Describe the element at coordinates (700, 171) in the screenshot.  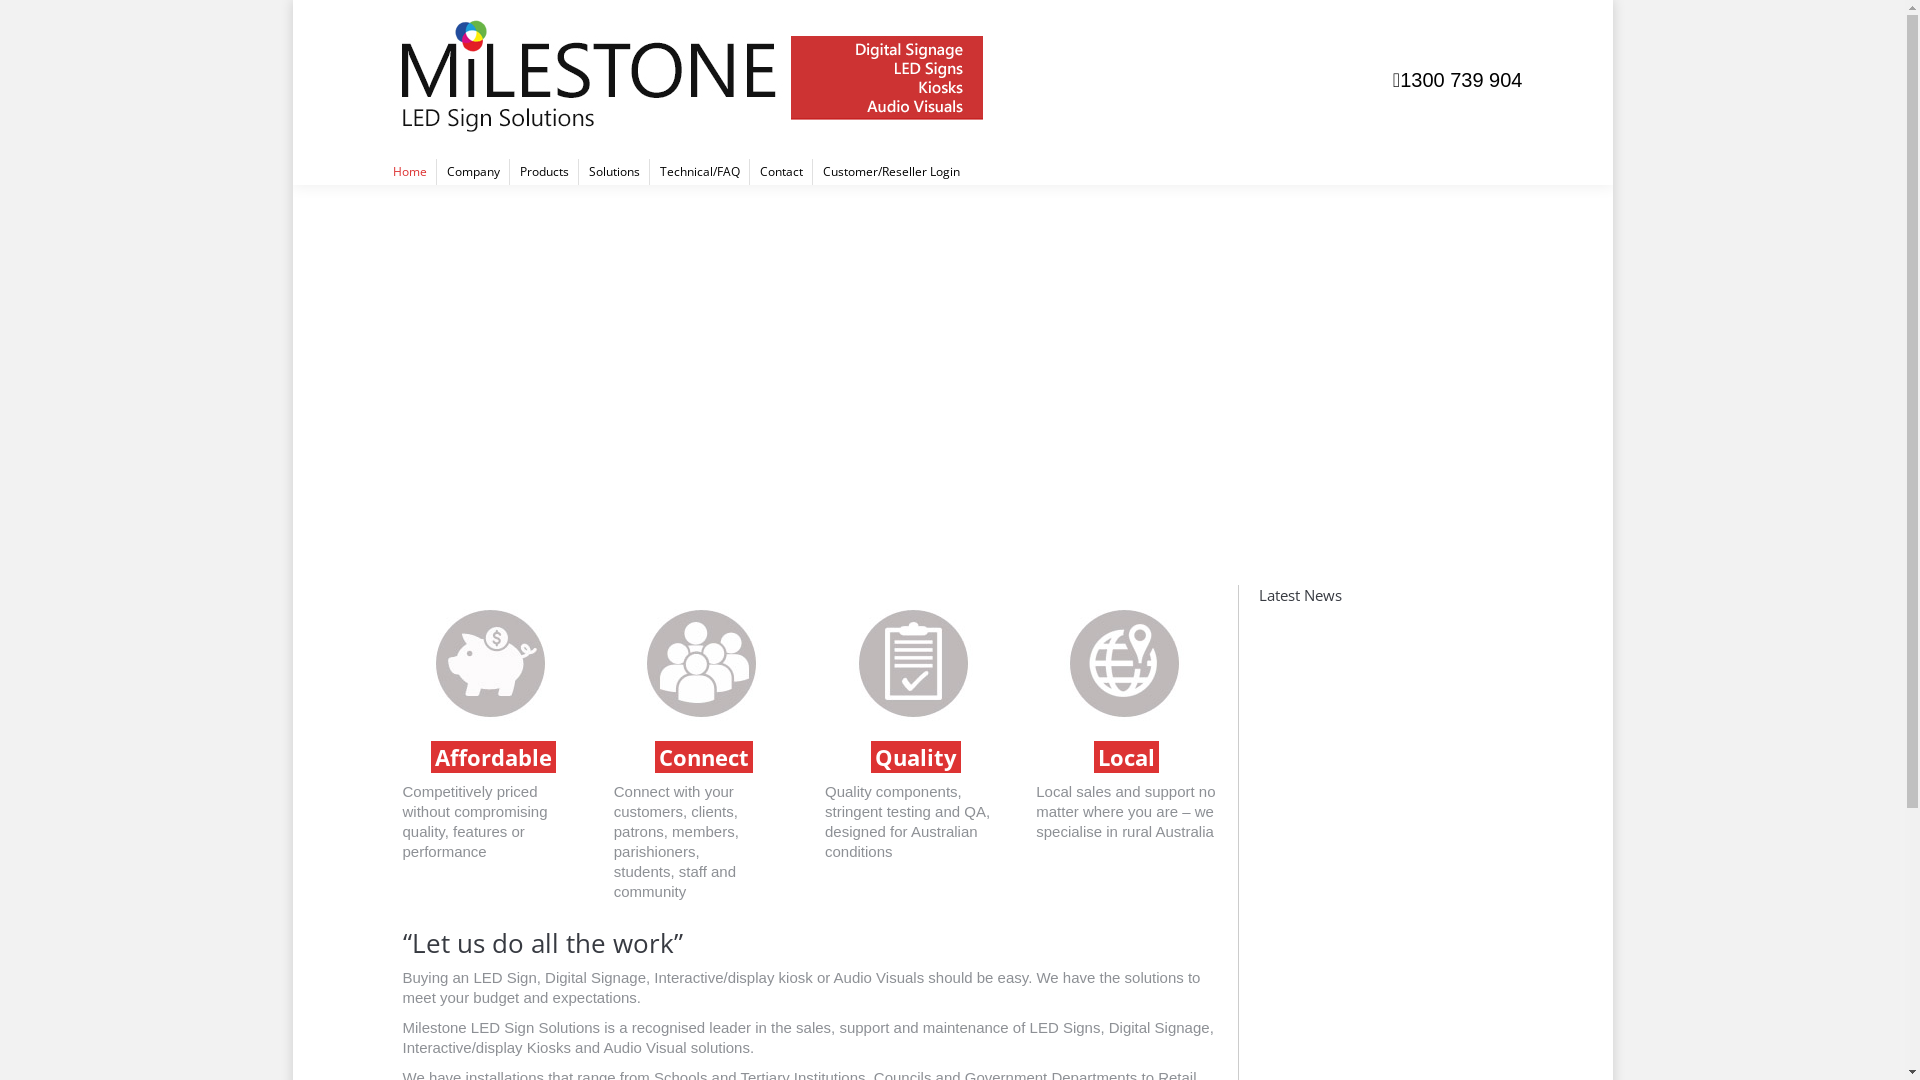
I see `'Technical/FAQ'` at that location.